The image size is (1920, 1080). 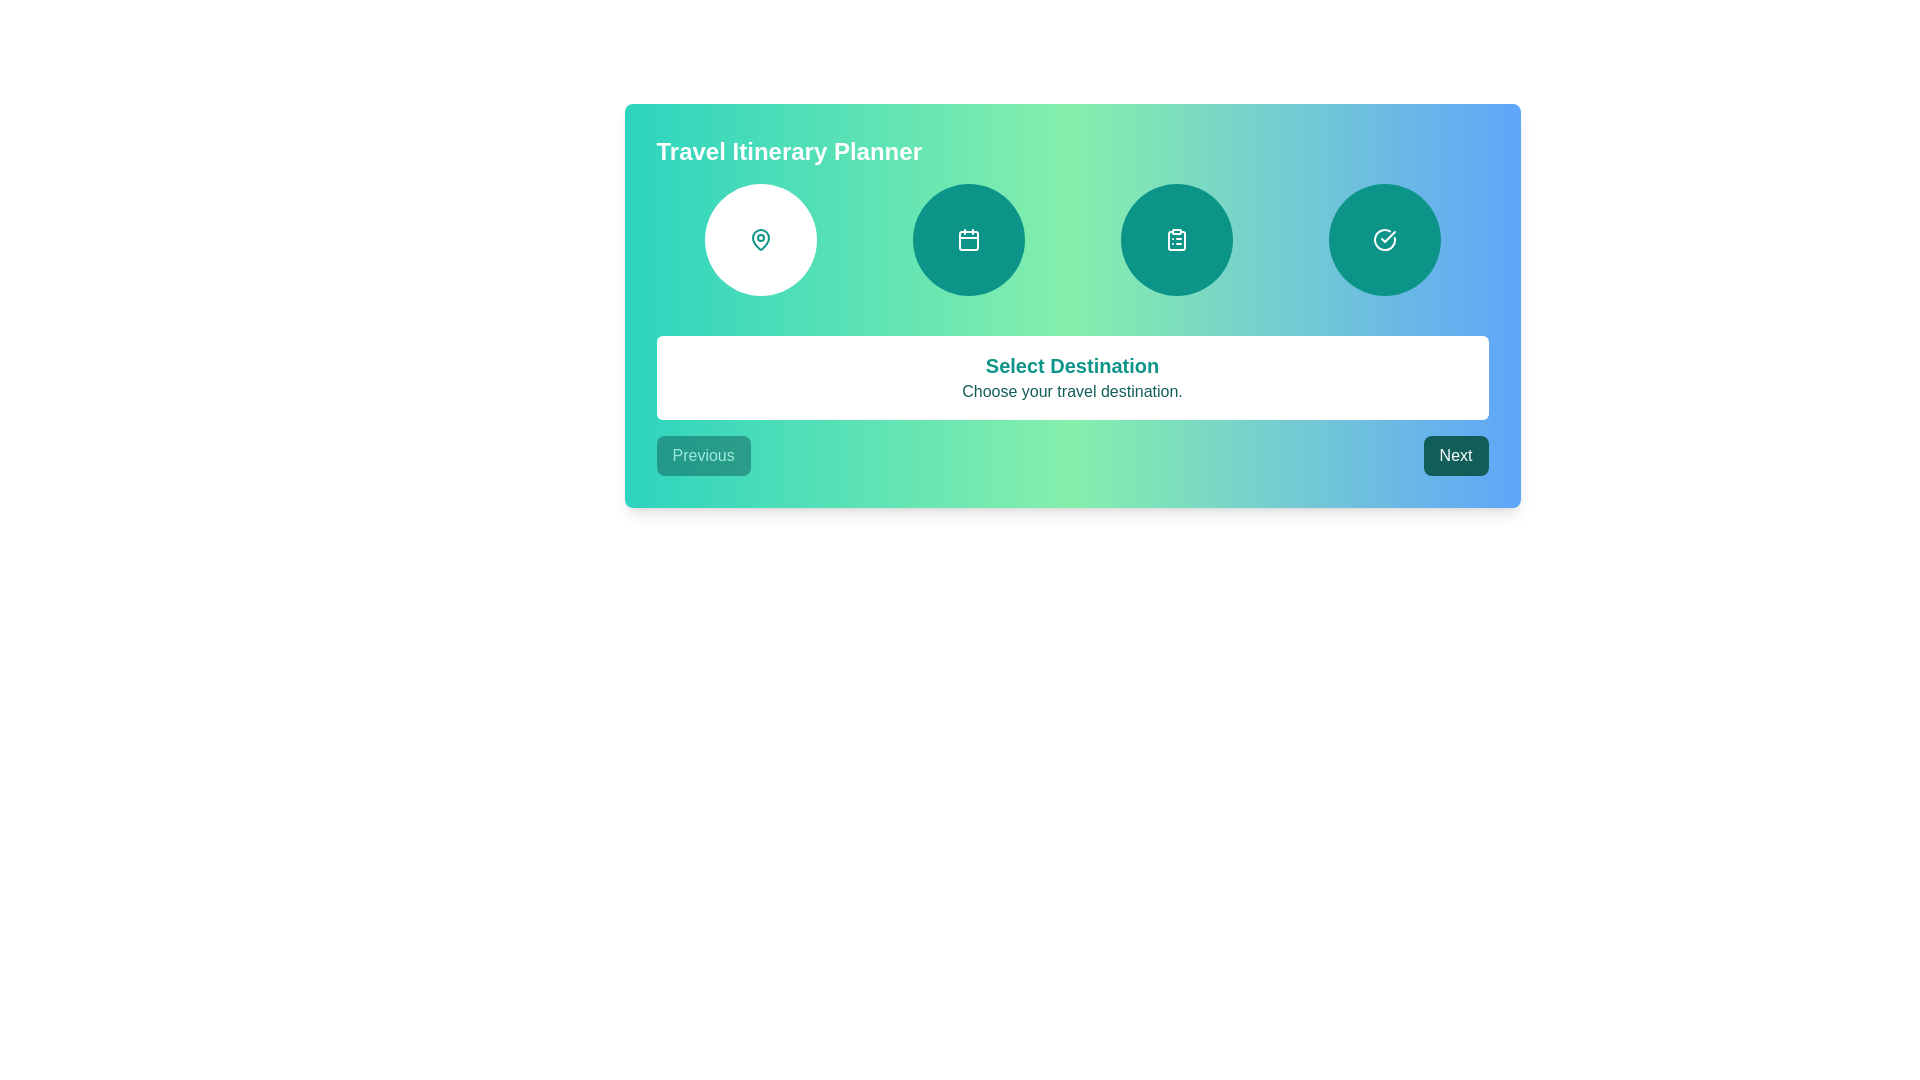 What do you see at coordinates (1383, 238) in the screenshot?
I see `the circular teal button with a white check mark icon, positioned as the last button in a row of four interactive buttons` at bounding box center [1383, 238].